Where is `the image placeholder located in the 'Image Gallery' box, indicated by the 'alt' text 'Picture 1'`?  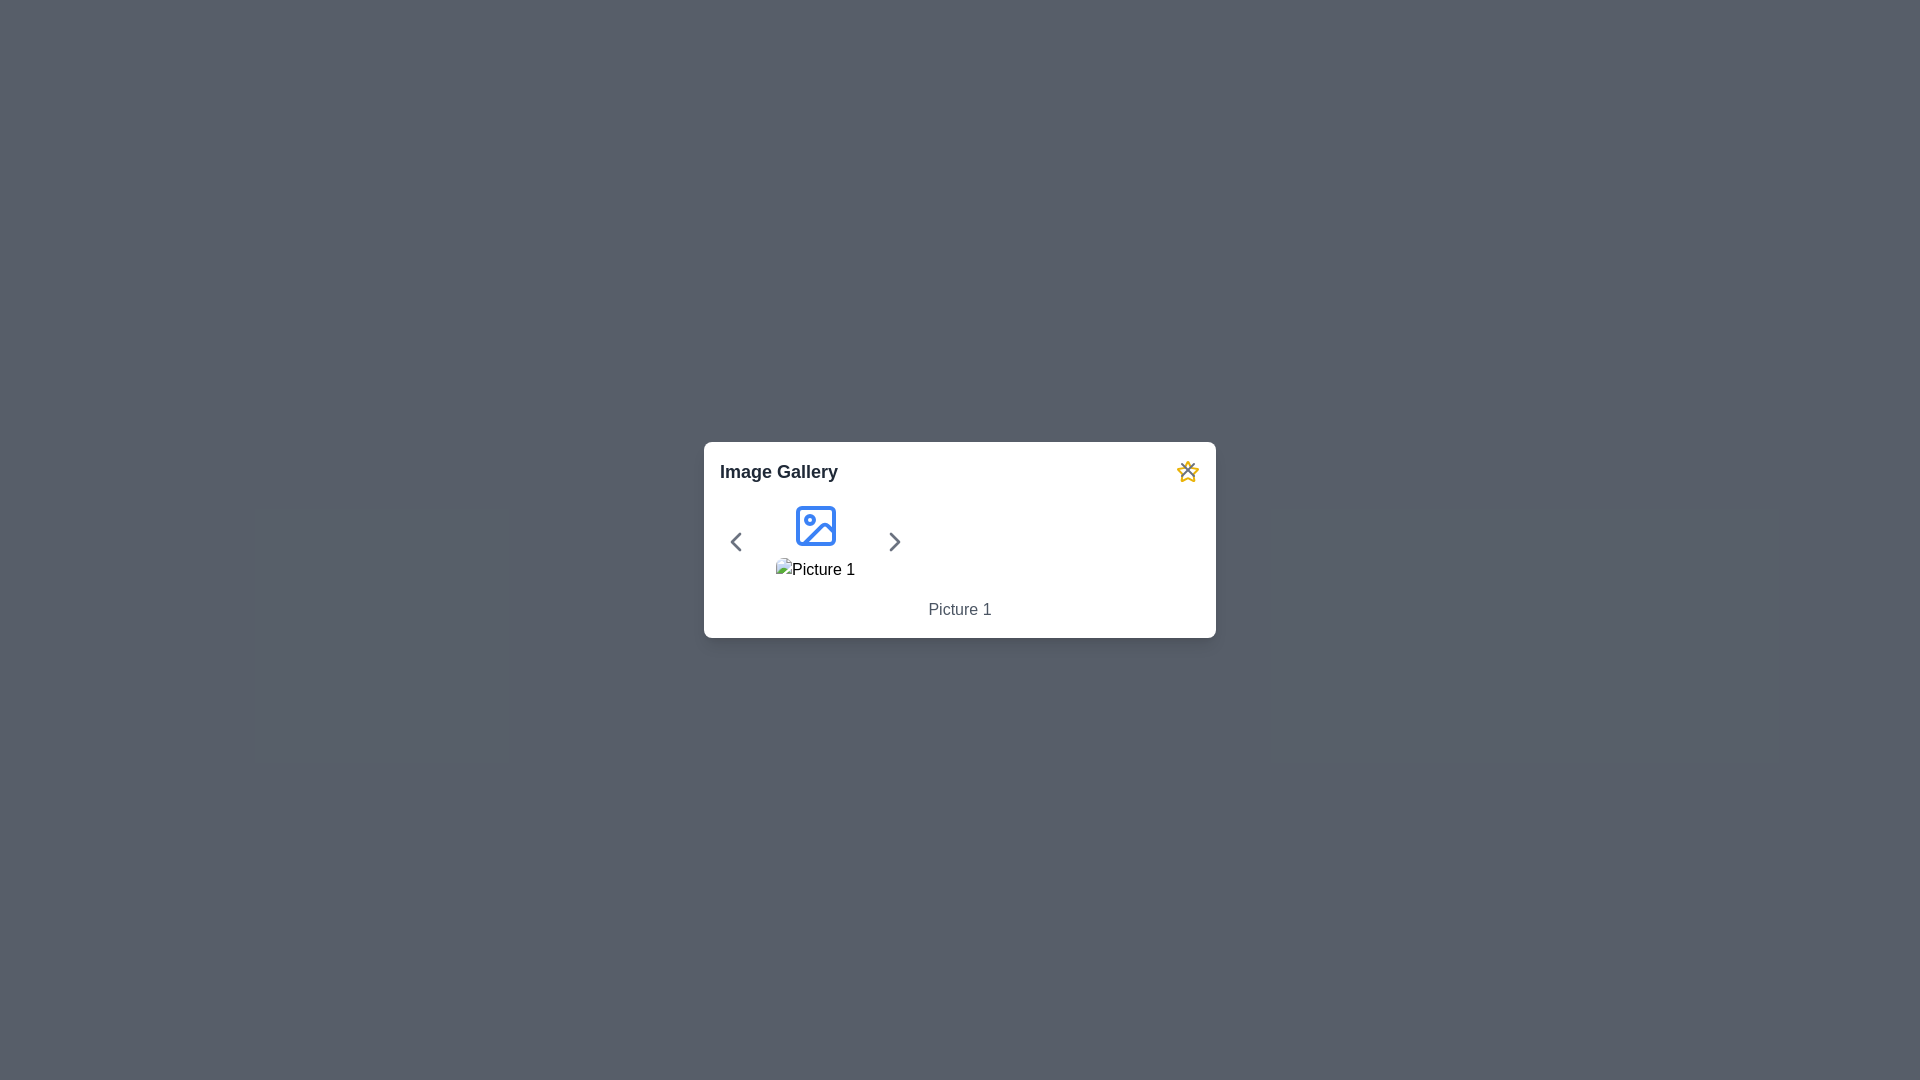
the image placeholder located in the 'Image Gallery' box, indicated by the 'alt' text 'Picture 1' is located at coordinates (815, 570).